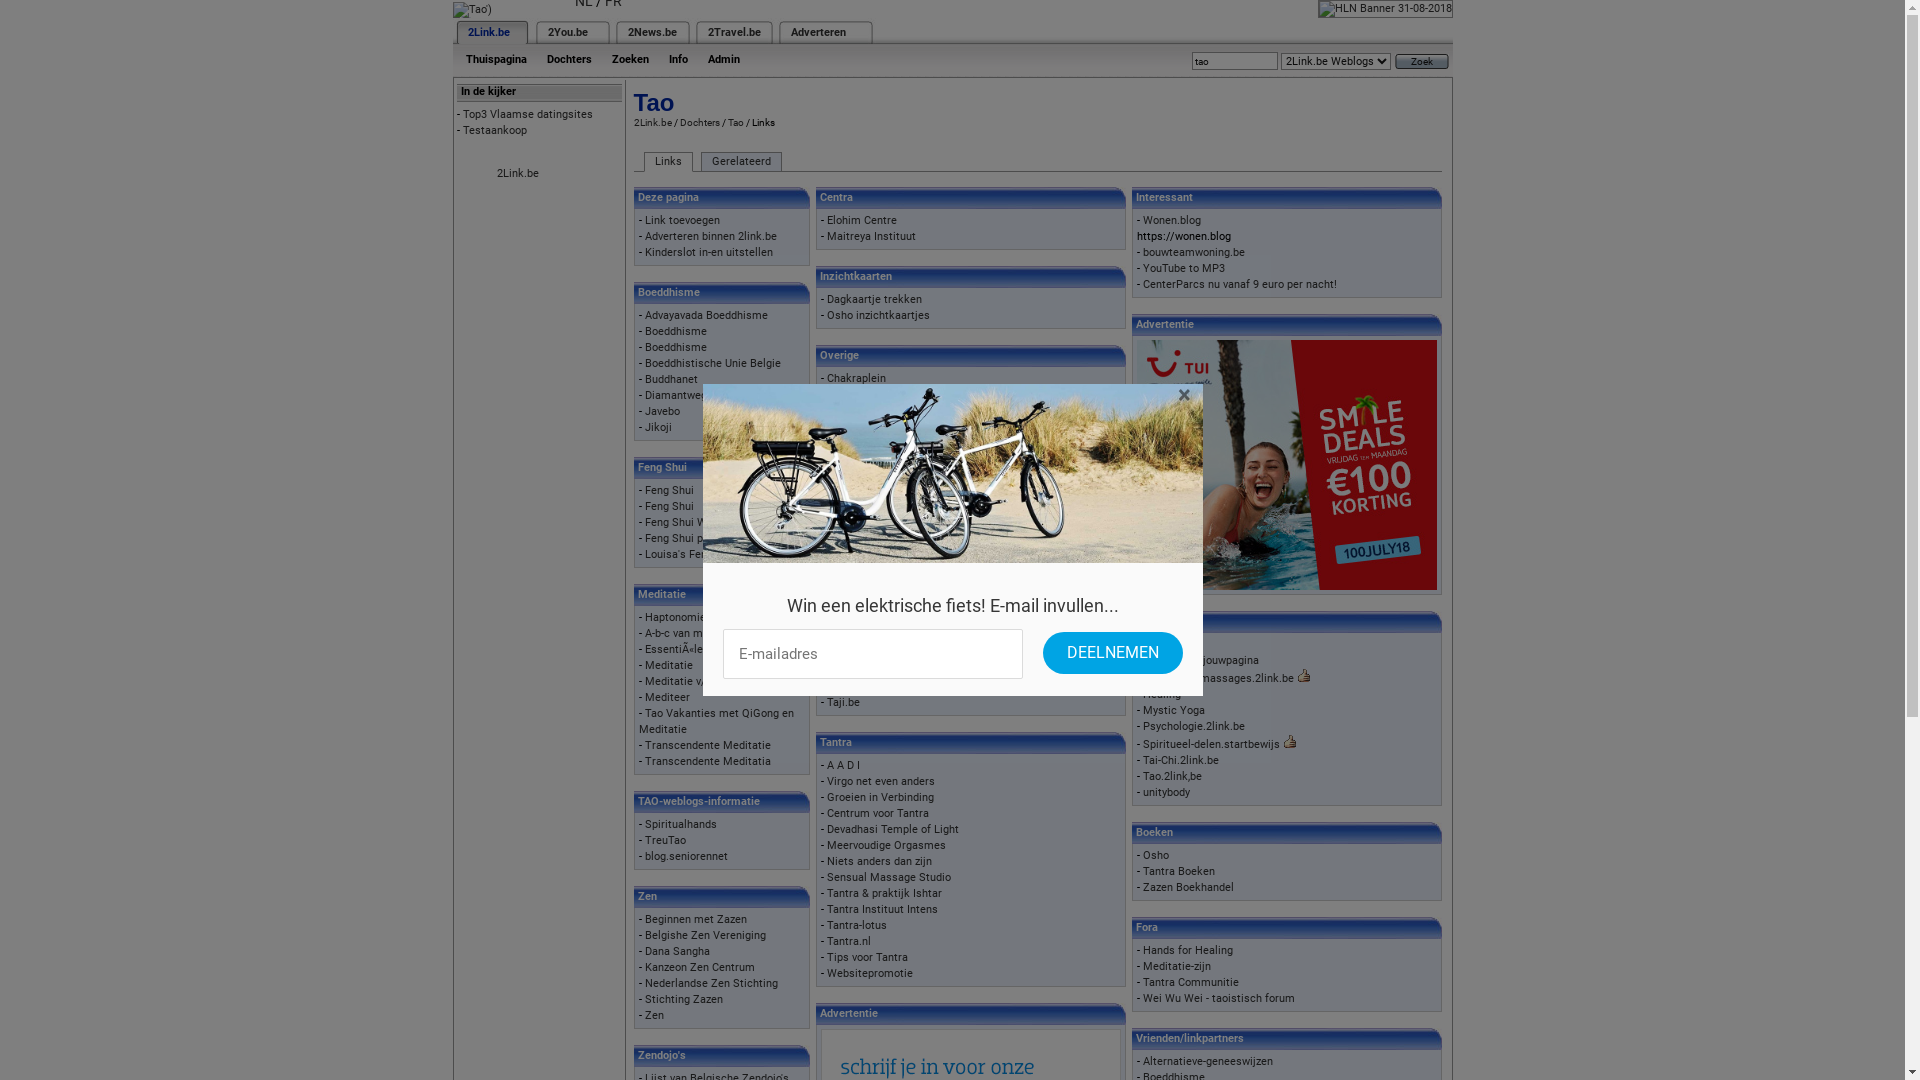 Image resolution: width=1920 pixels, height=1080 pixels. Describe the element at coordinates (733, 32) in the screenshot. I see `'2Travel.be'` at that location.